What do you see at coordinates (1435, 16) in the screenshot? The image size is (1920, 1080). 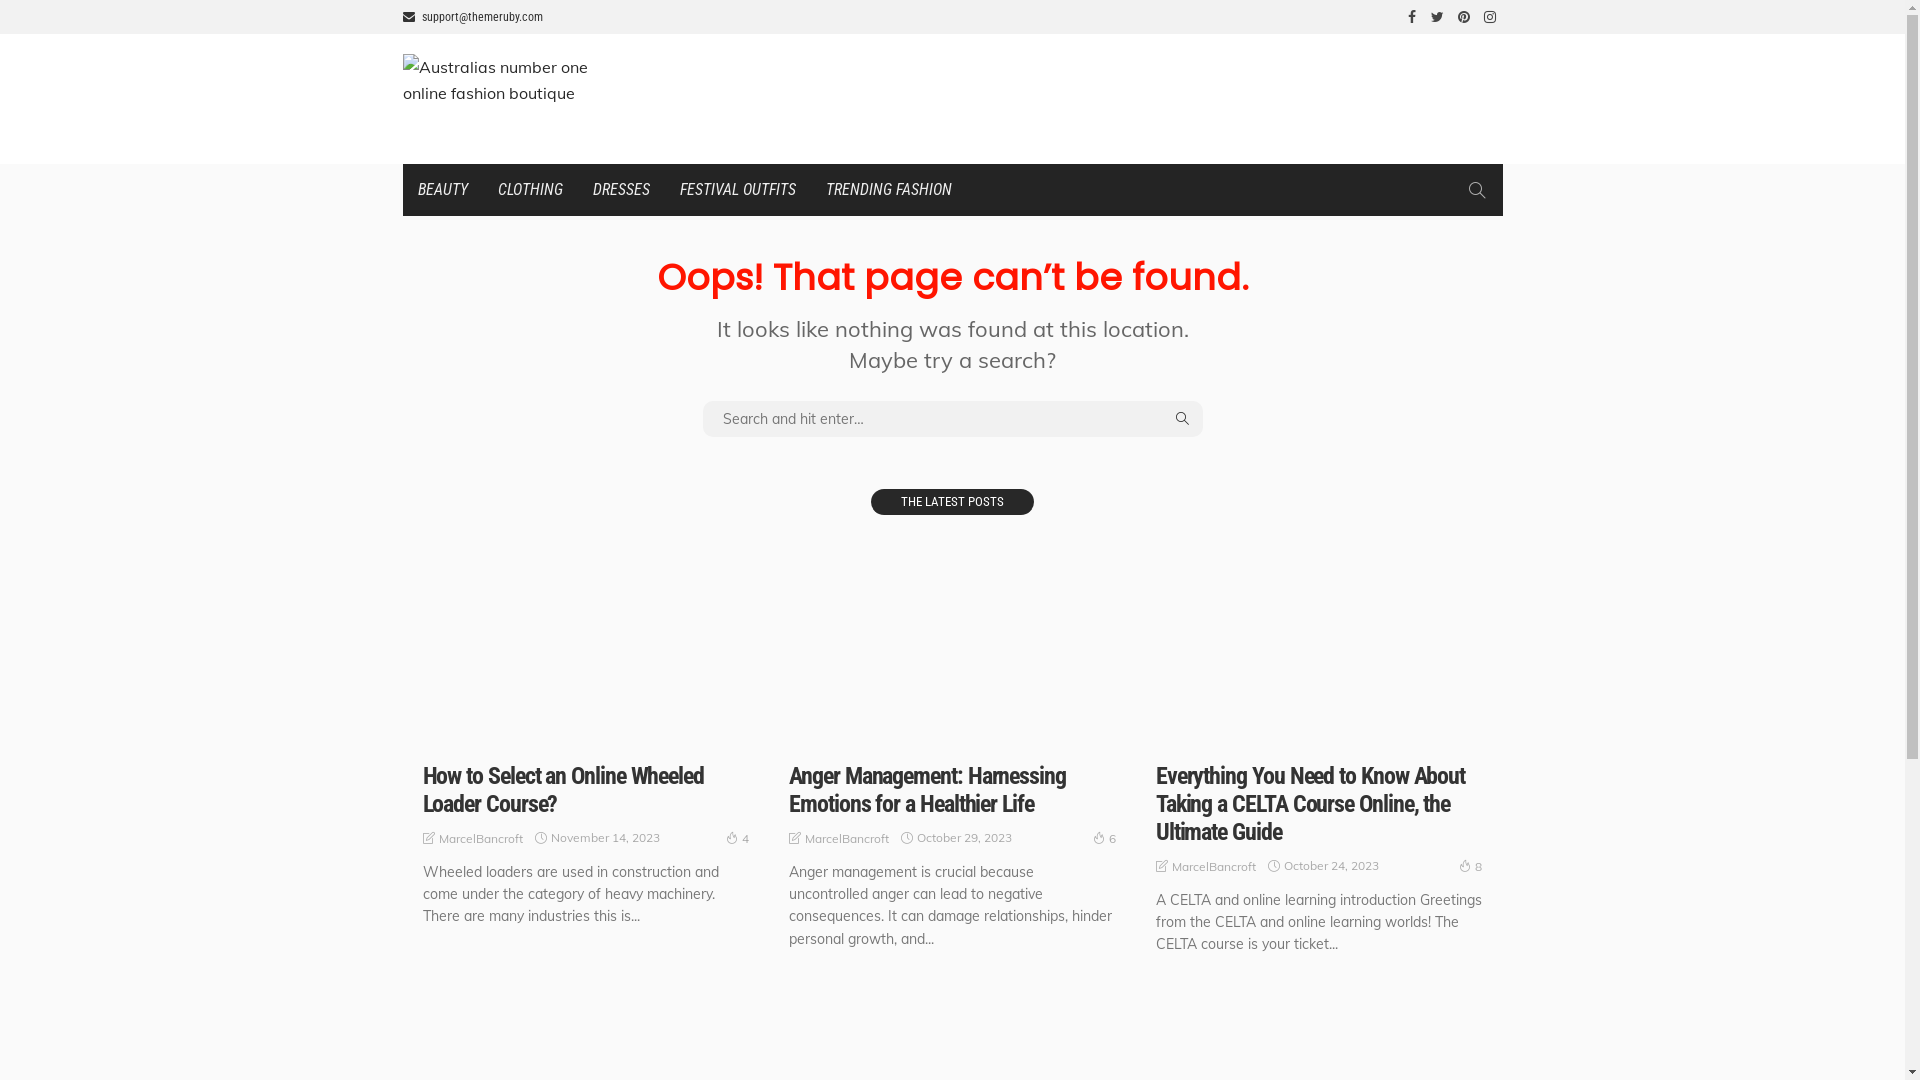 I see `'twitter'` at bounding box center [1435, 16].